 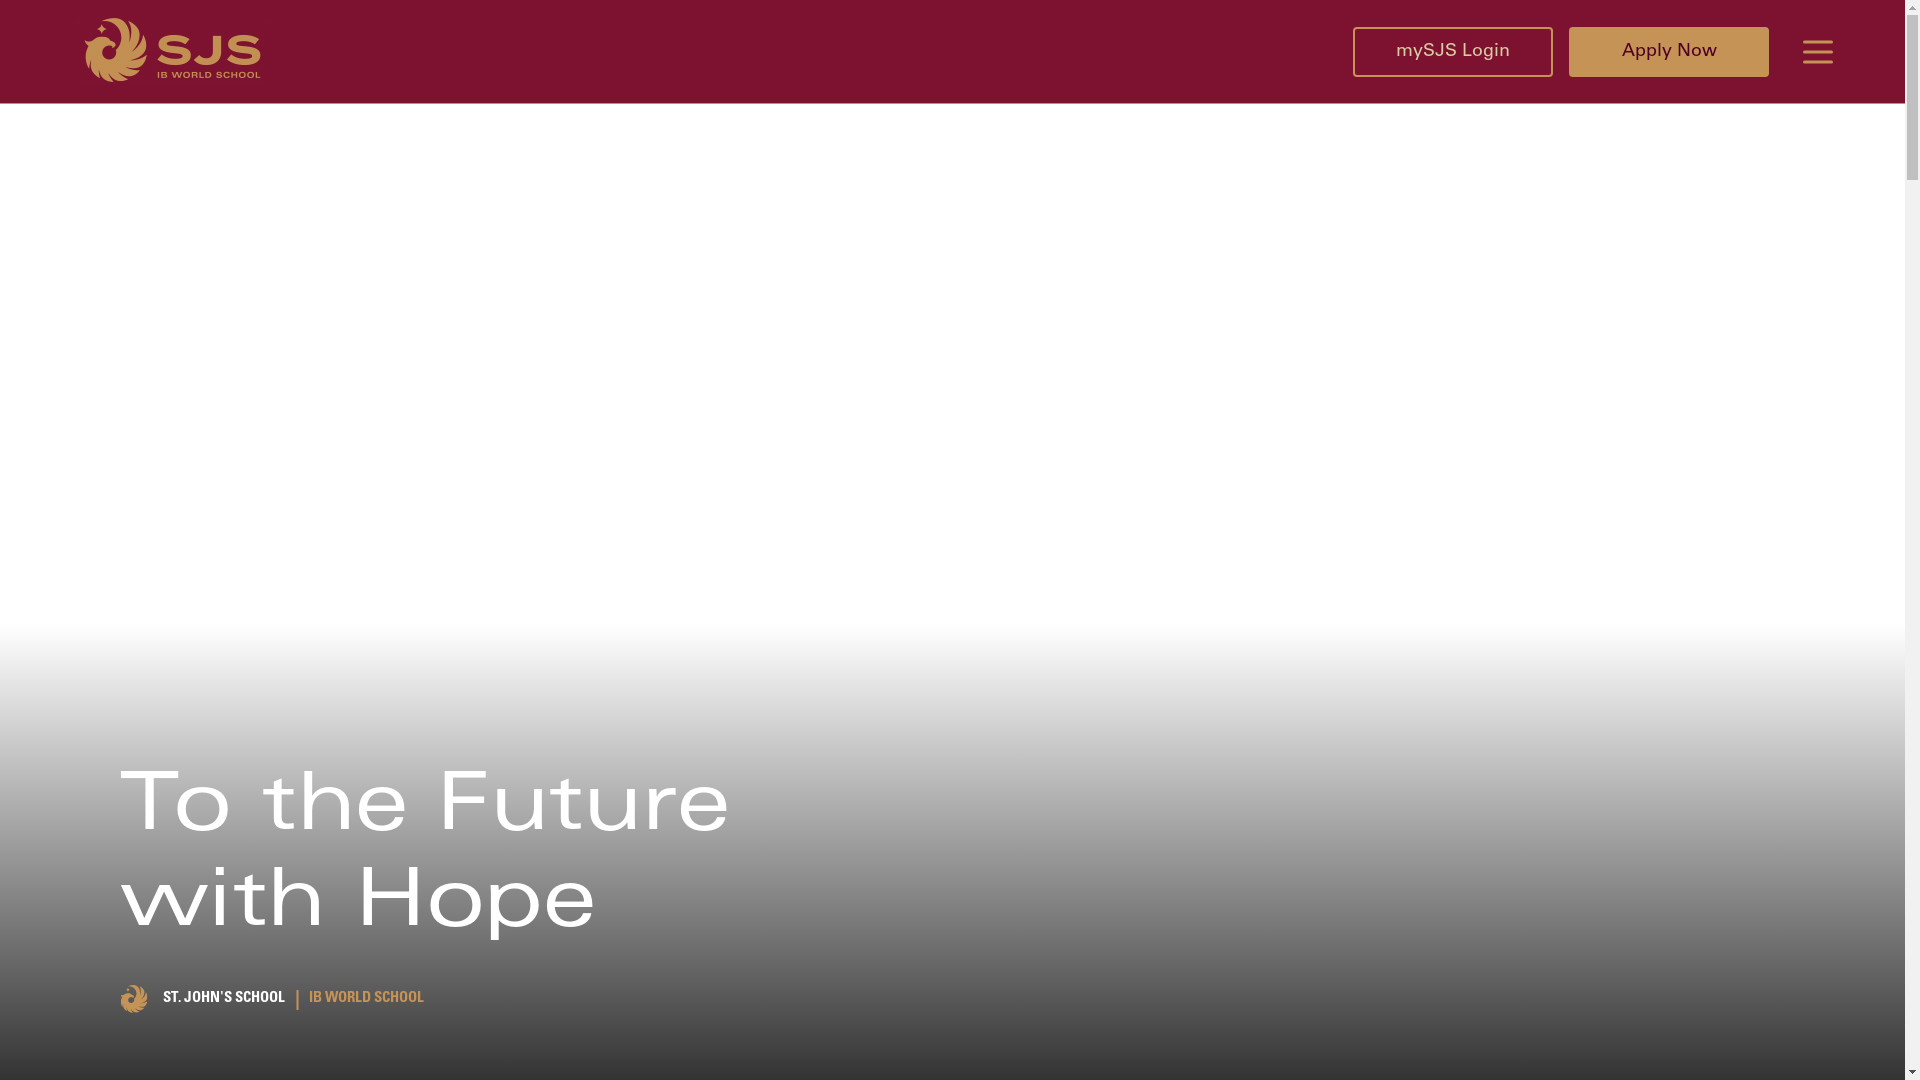 I want to click on 'mySJS Login', so click(x=1453, y=49).